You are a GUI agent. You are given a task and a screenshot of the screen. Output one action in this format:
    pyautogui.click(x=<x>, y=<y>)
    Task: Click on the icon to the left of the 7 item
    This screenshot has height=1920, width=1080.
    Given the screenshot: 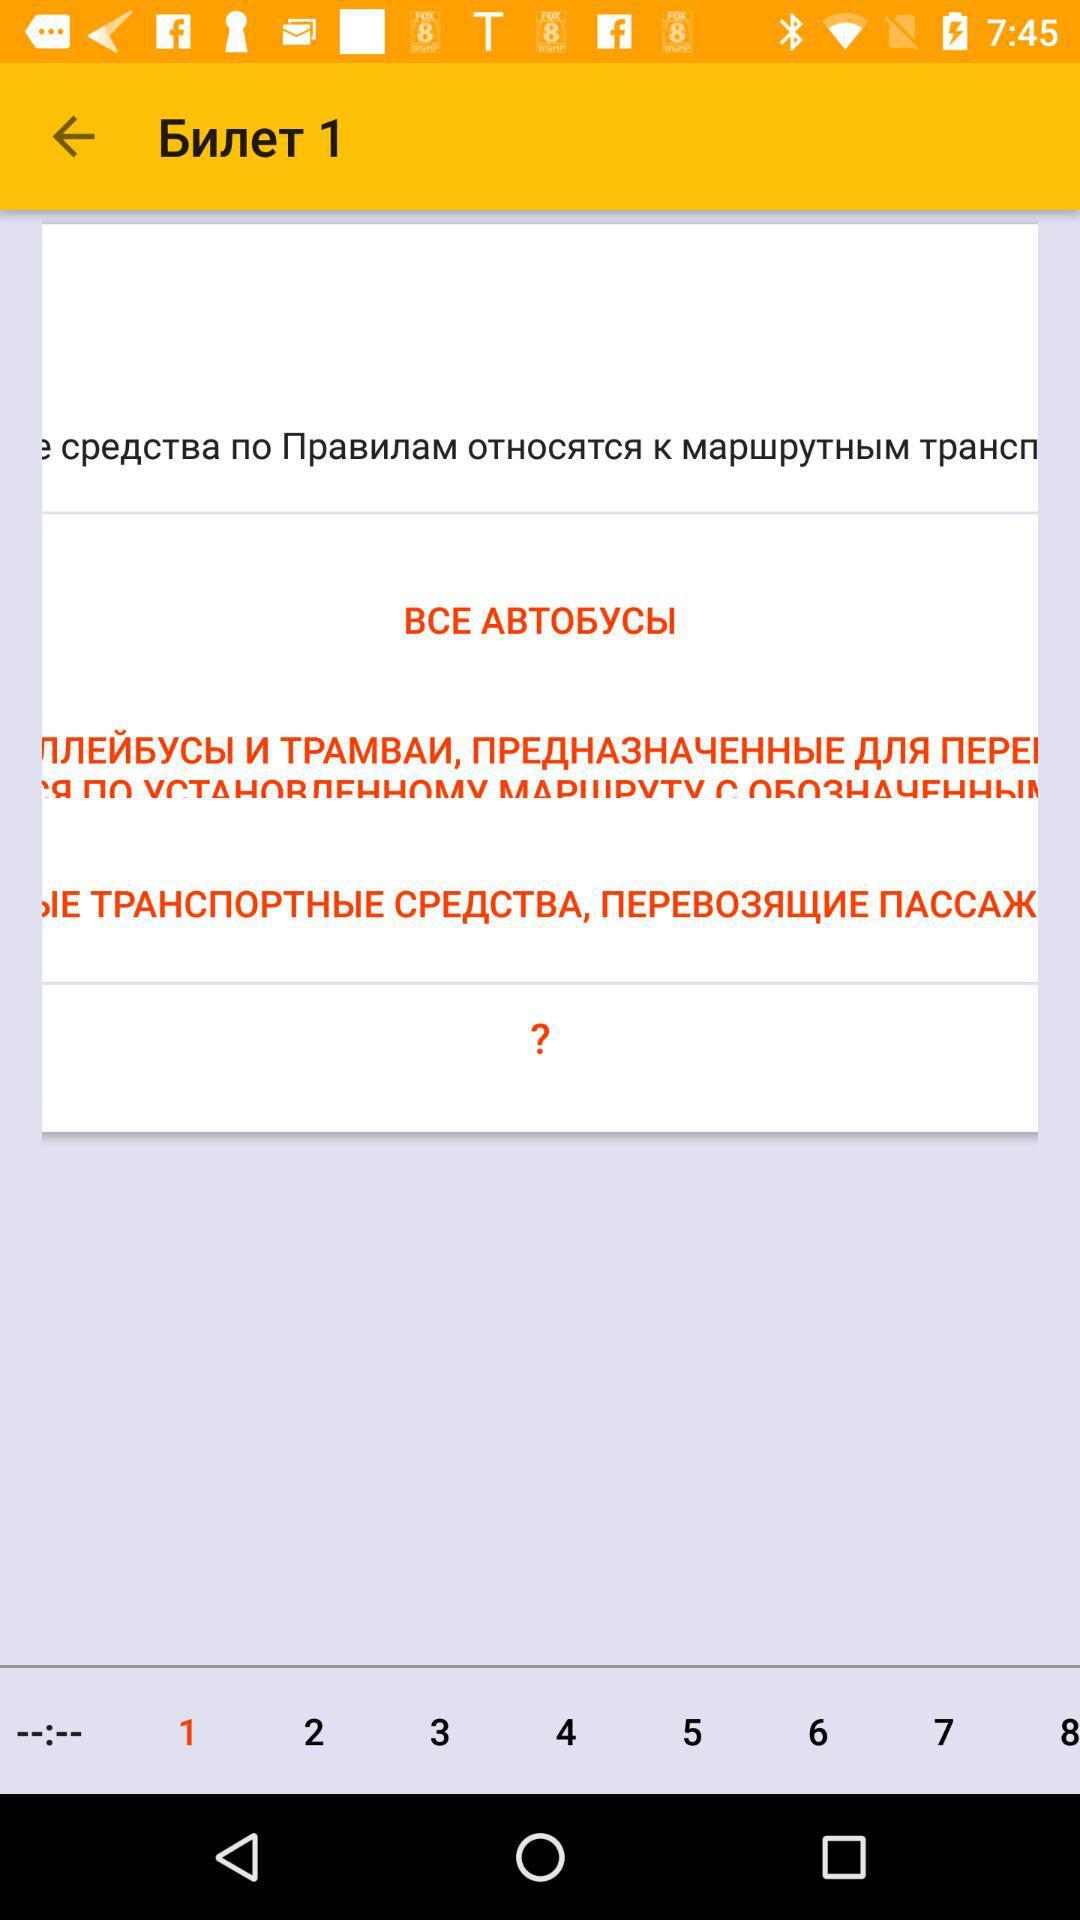 What is the action you would take?
    pyautogui.click(x=818, y=1730)
    